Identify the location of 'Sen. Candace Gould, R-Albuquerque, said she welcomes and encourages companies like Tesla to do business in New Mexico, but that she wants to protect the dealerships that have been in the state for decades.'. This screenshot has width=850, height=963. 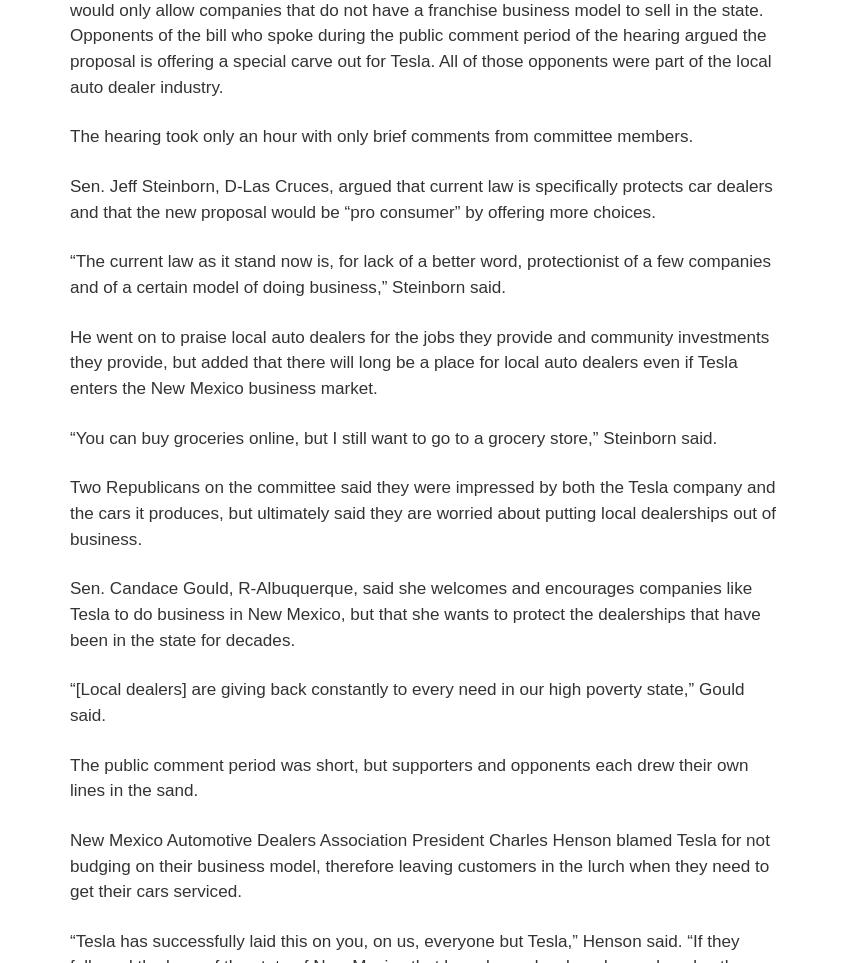
(414, 613).